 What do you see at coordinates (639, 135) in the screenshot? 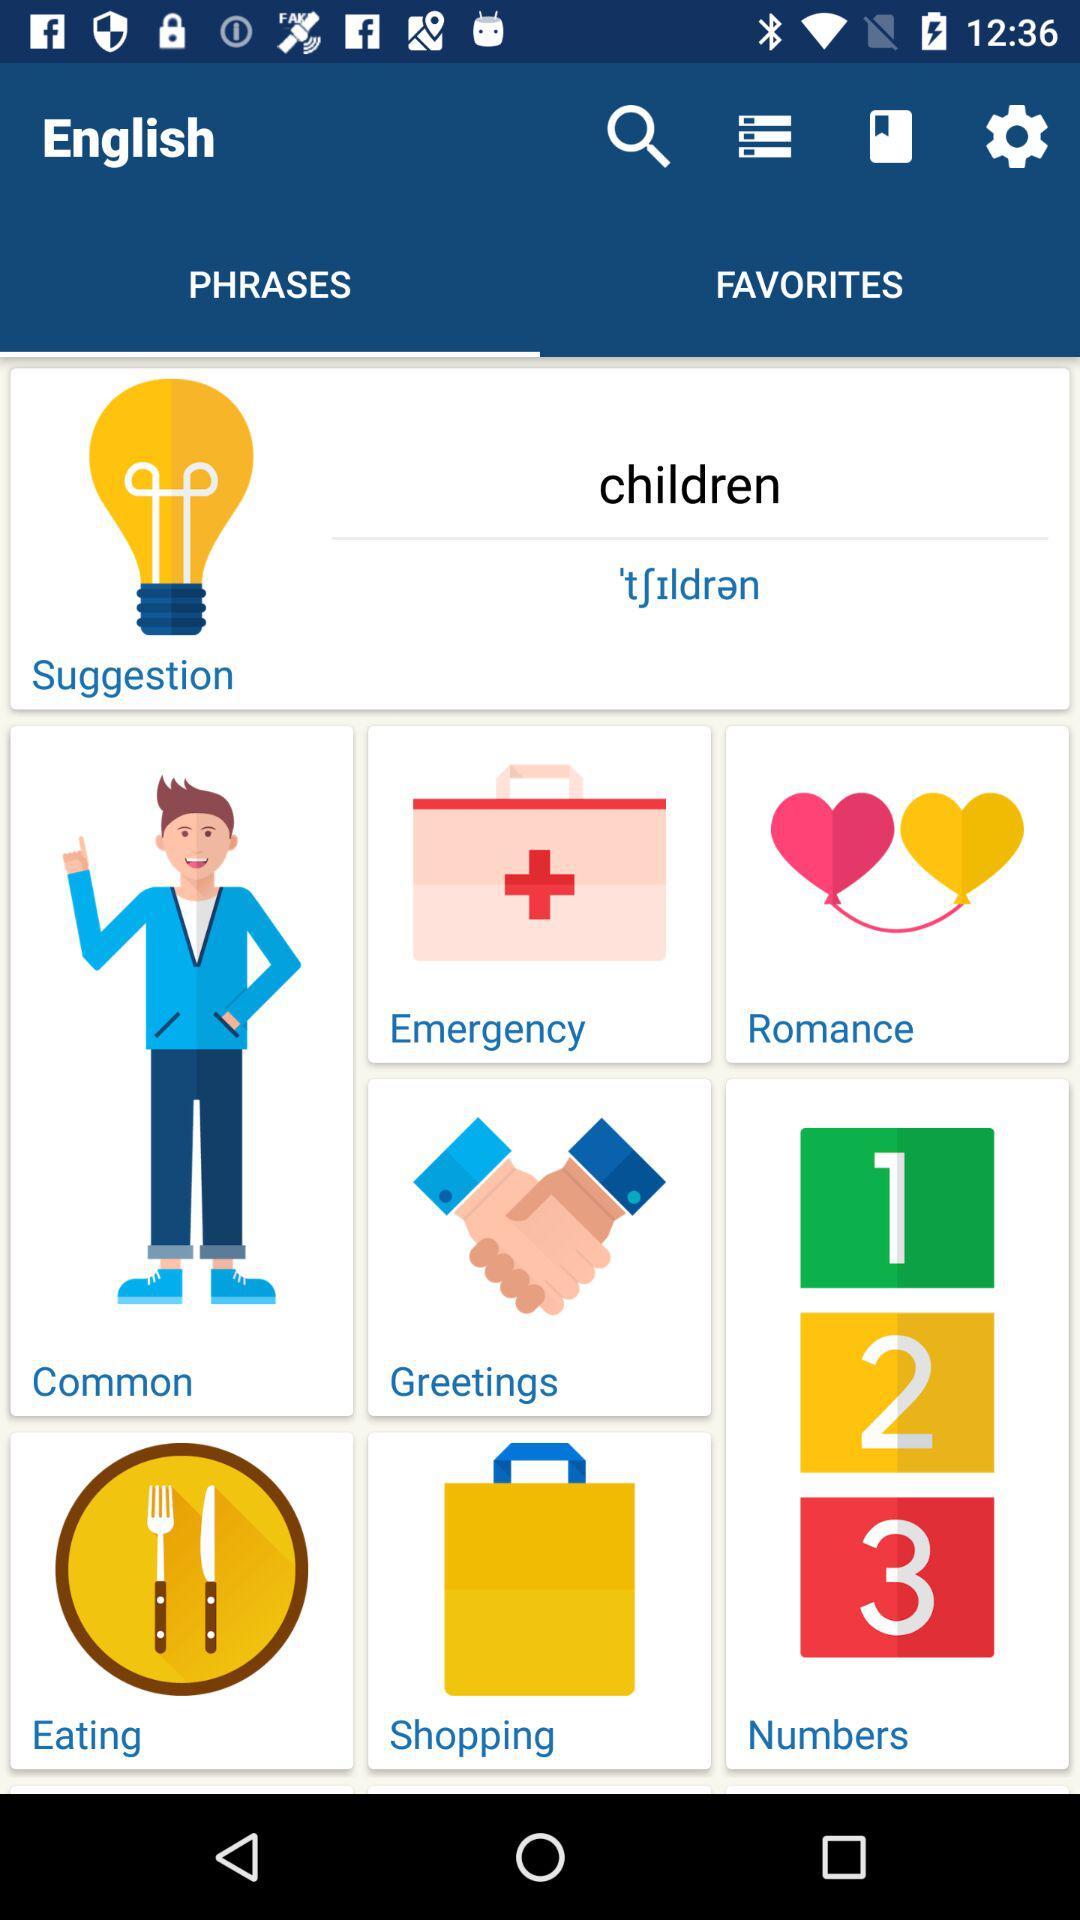
I see `the item above the children item` at bounding box center [639, 135].